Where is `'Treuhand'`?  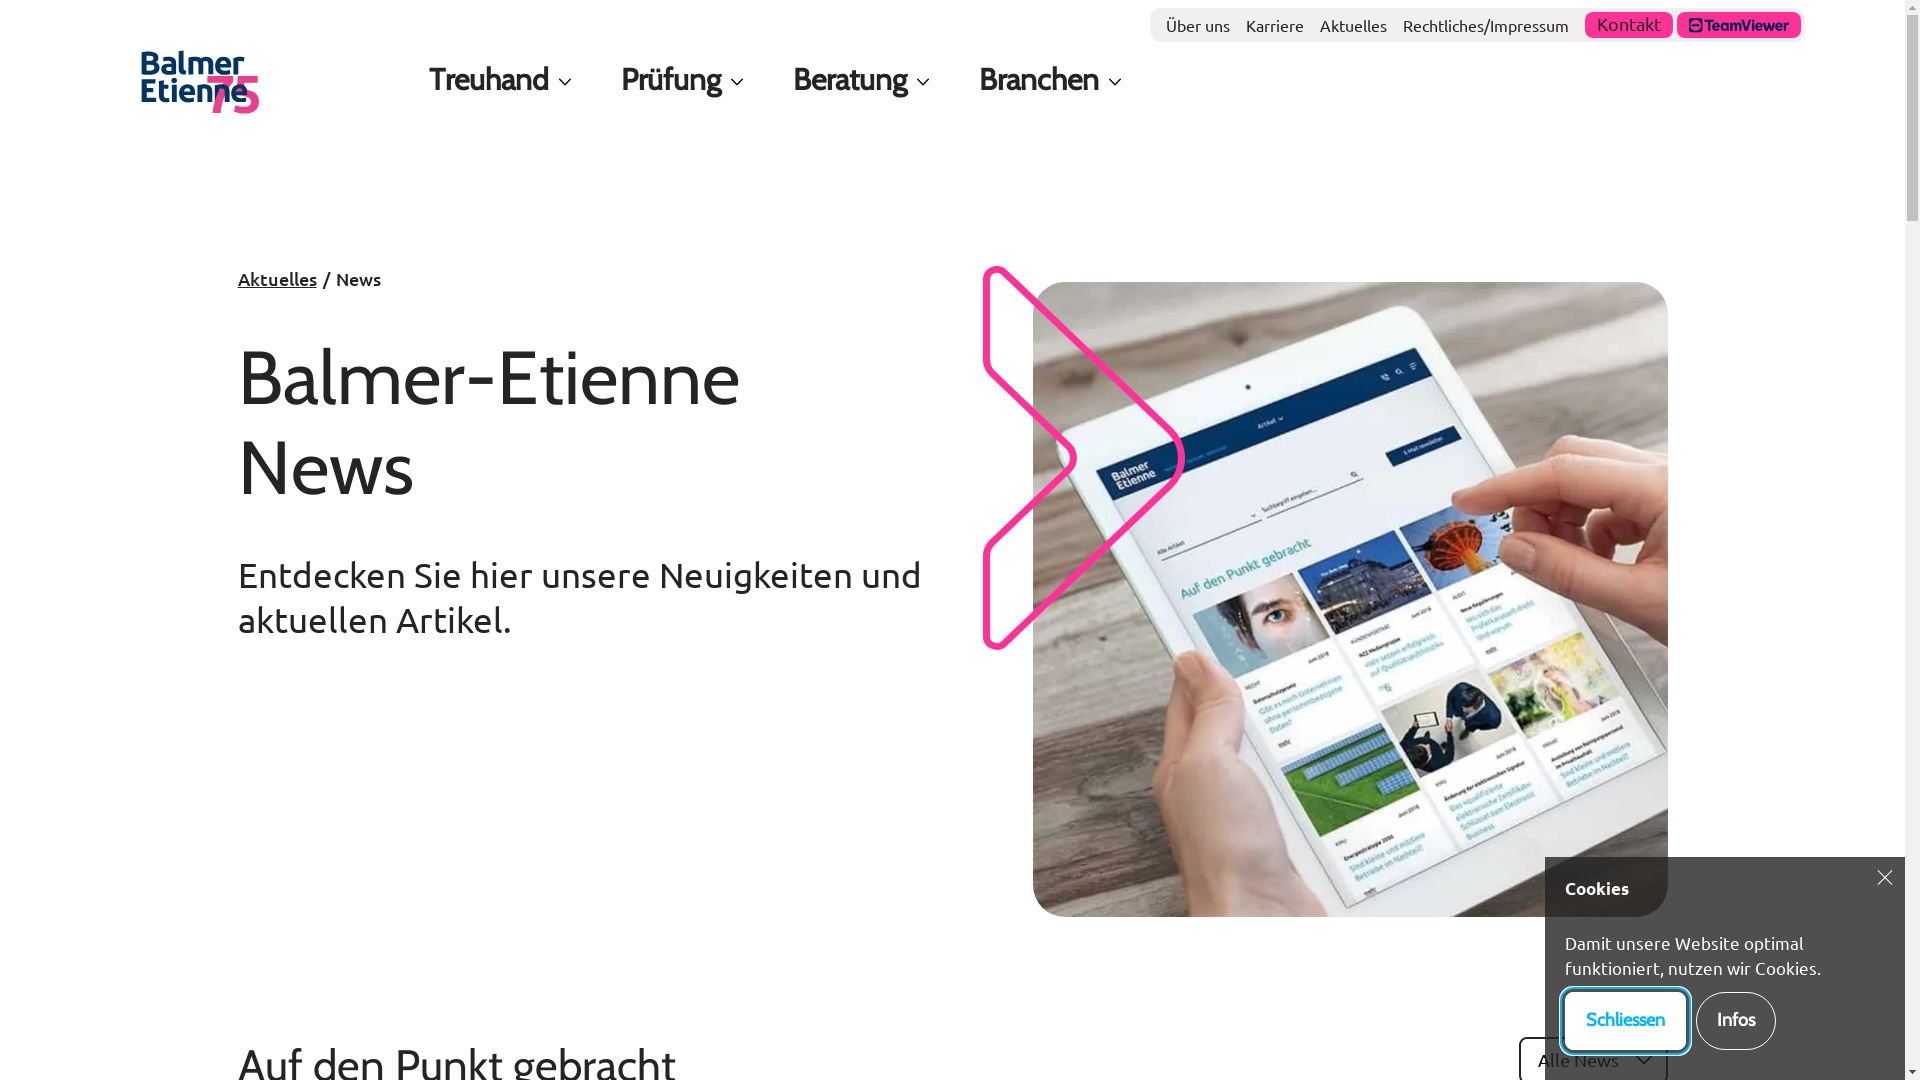 'Treuhand' is located at coordinates (489, 78).